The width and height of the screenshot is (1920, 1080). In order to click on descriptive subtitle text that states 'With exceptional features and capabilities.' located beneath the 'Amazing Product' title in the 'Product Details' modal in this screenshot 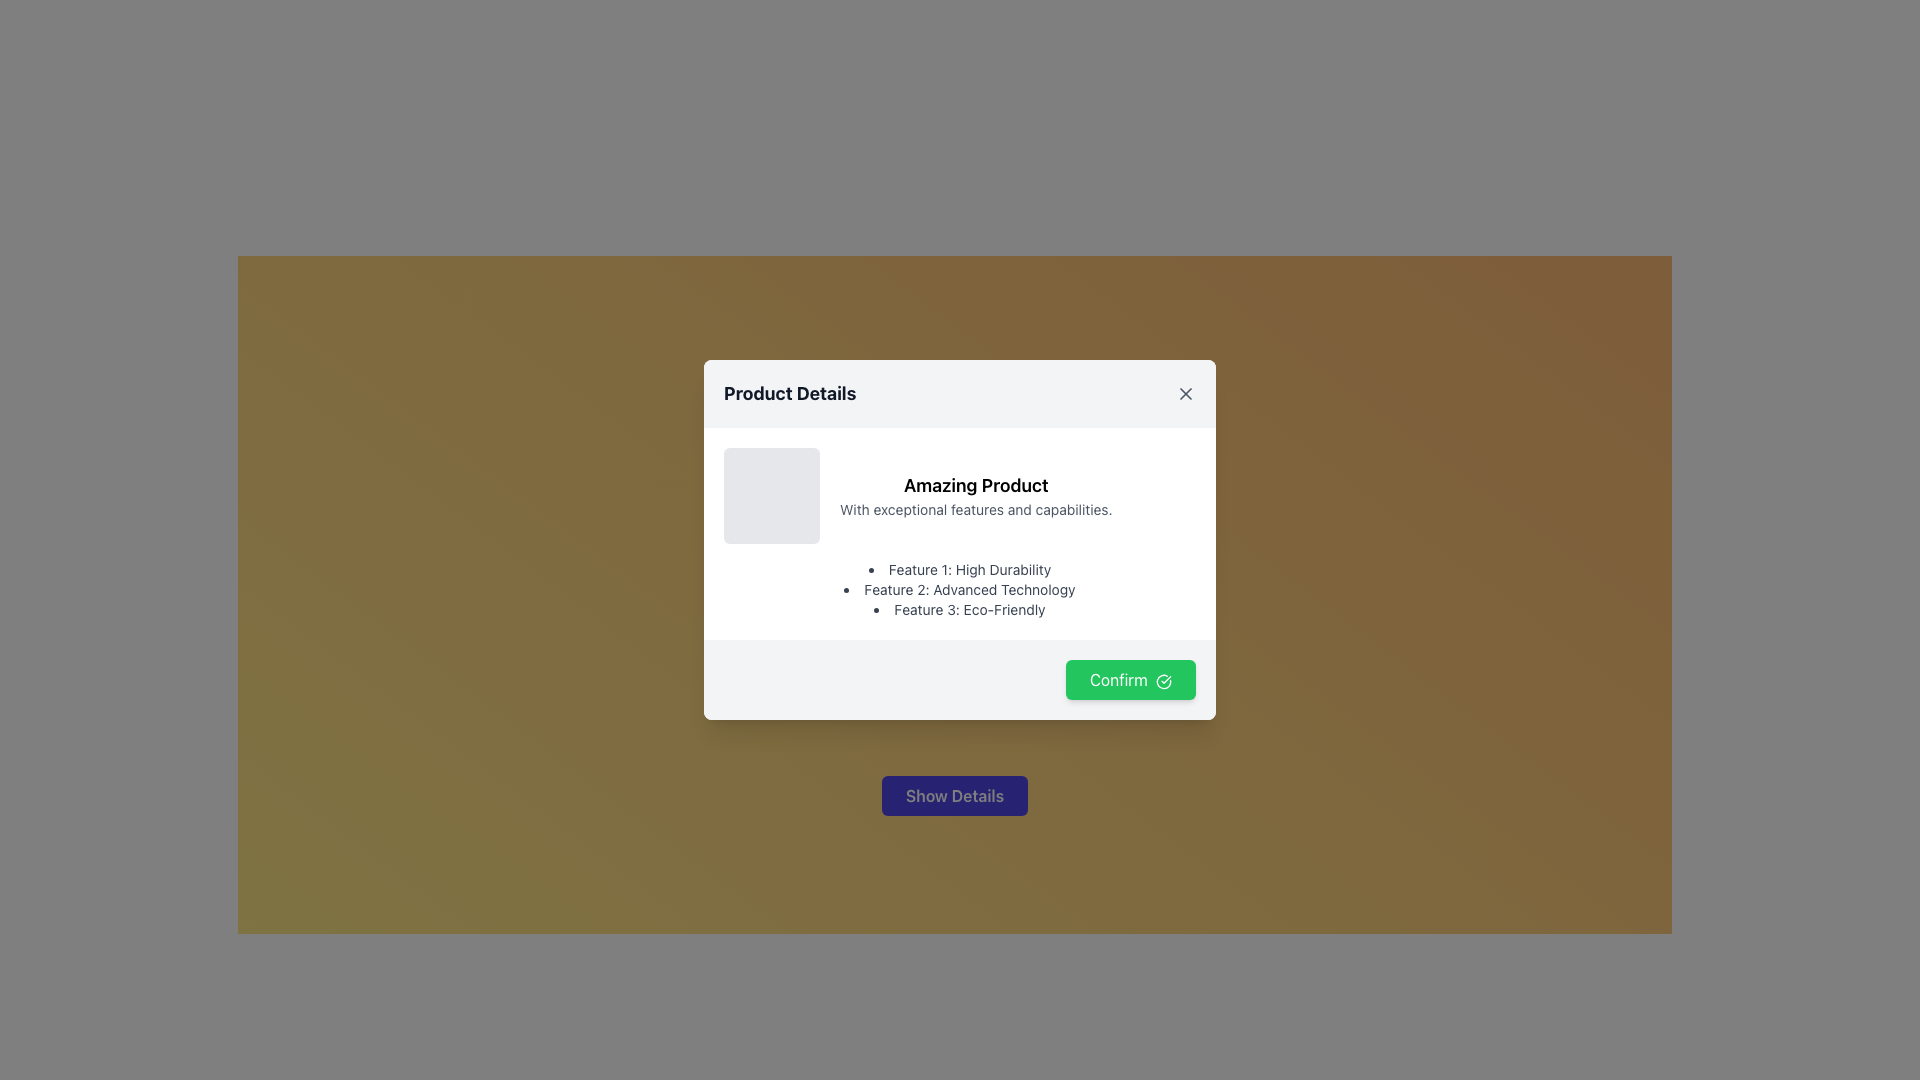, I will do `click(976, 508)`.